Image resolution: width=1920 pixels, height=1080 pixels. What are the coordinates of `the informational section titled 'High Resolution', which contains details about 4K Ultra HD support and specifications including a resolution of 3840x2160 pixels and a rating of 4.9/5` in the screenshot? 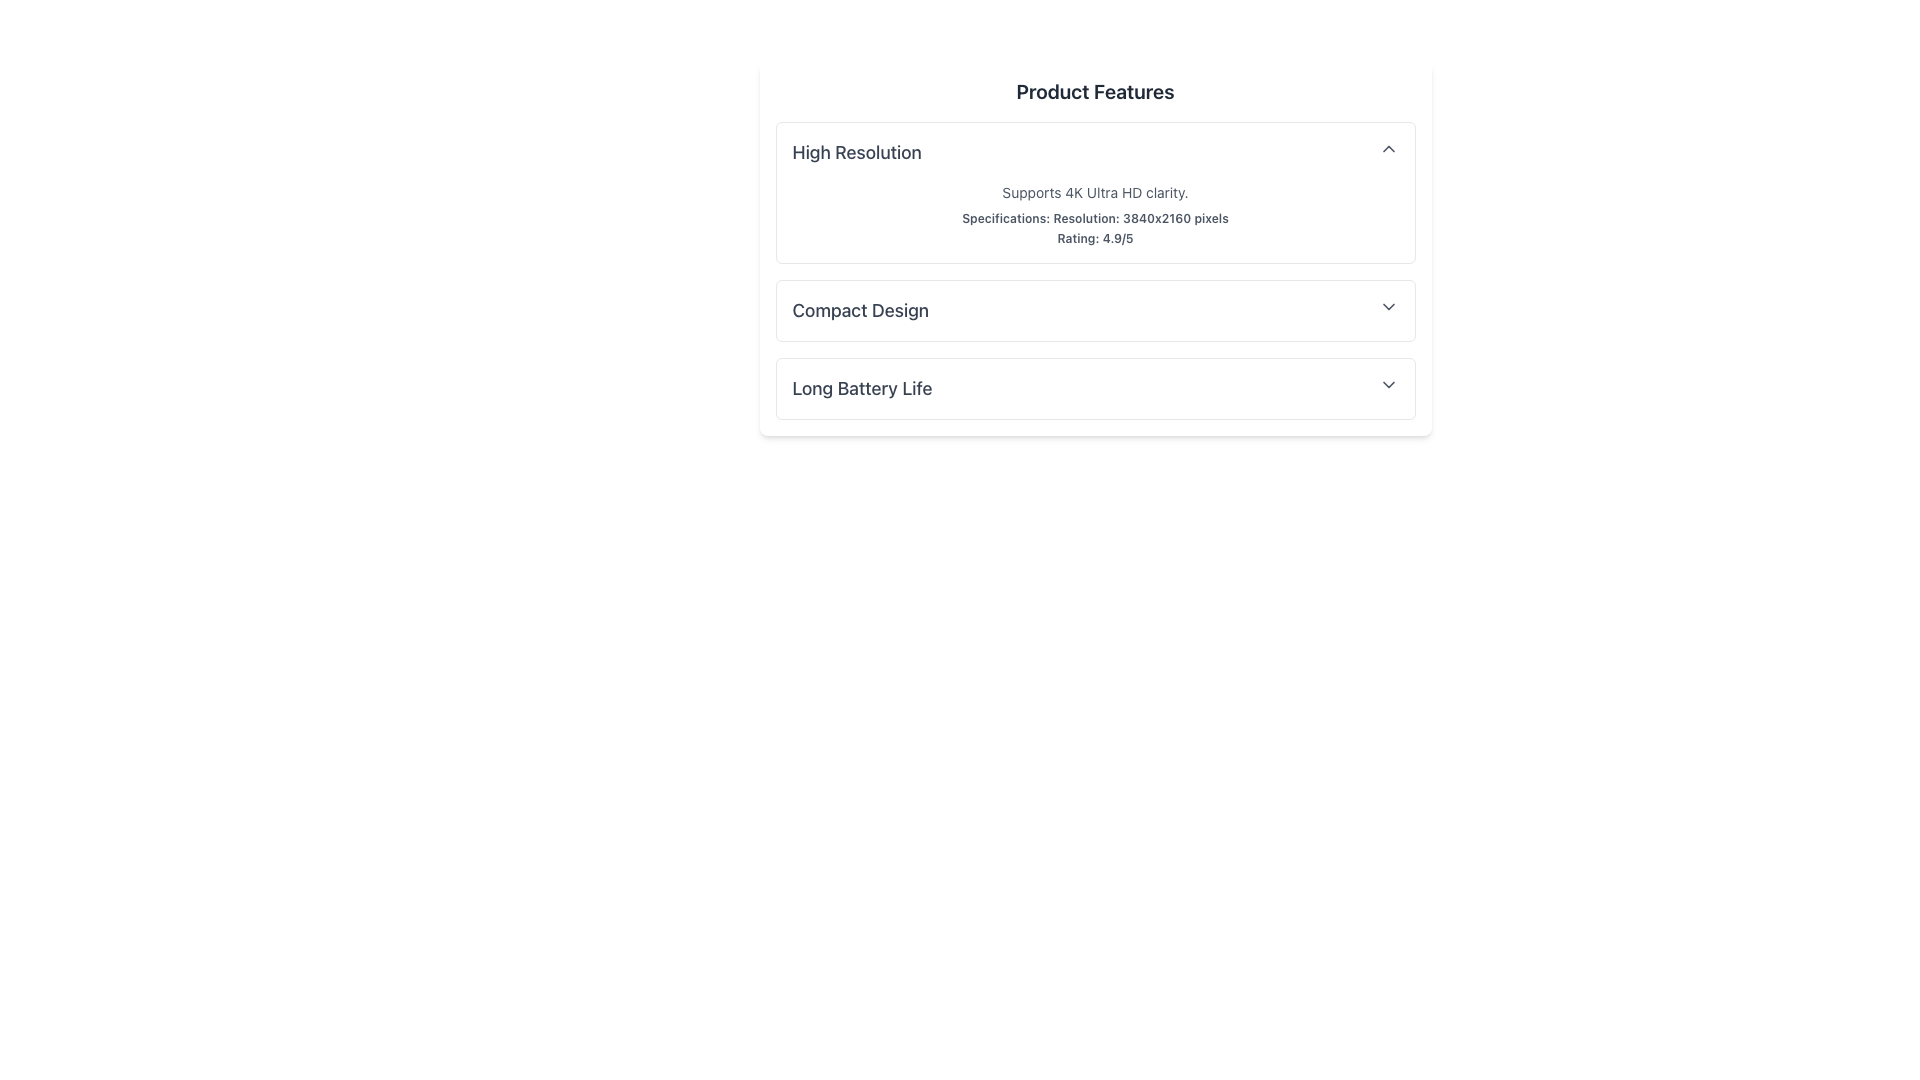 It's located at (1094, 270).